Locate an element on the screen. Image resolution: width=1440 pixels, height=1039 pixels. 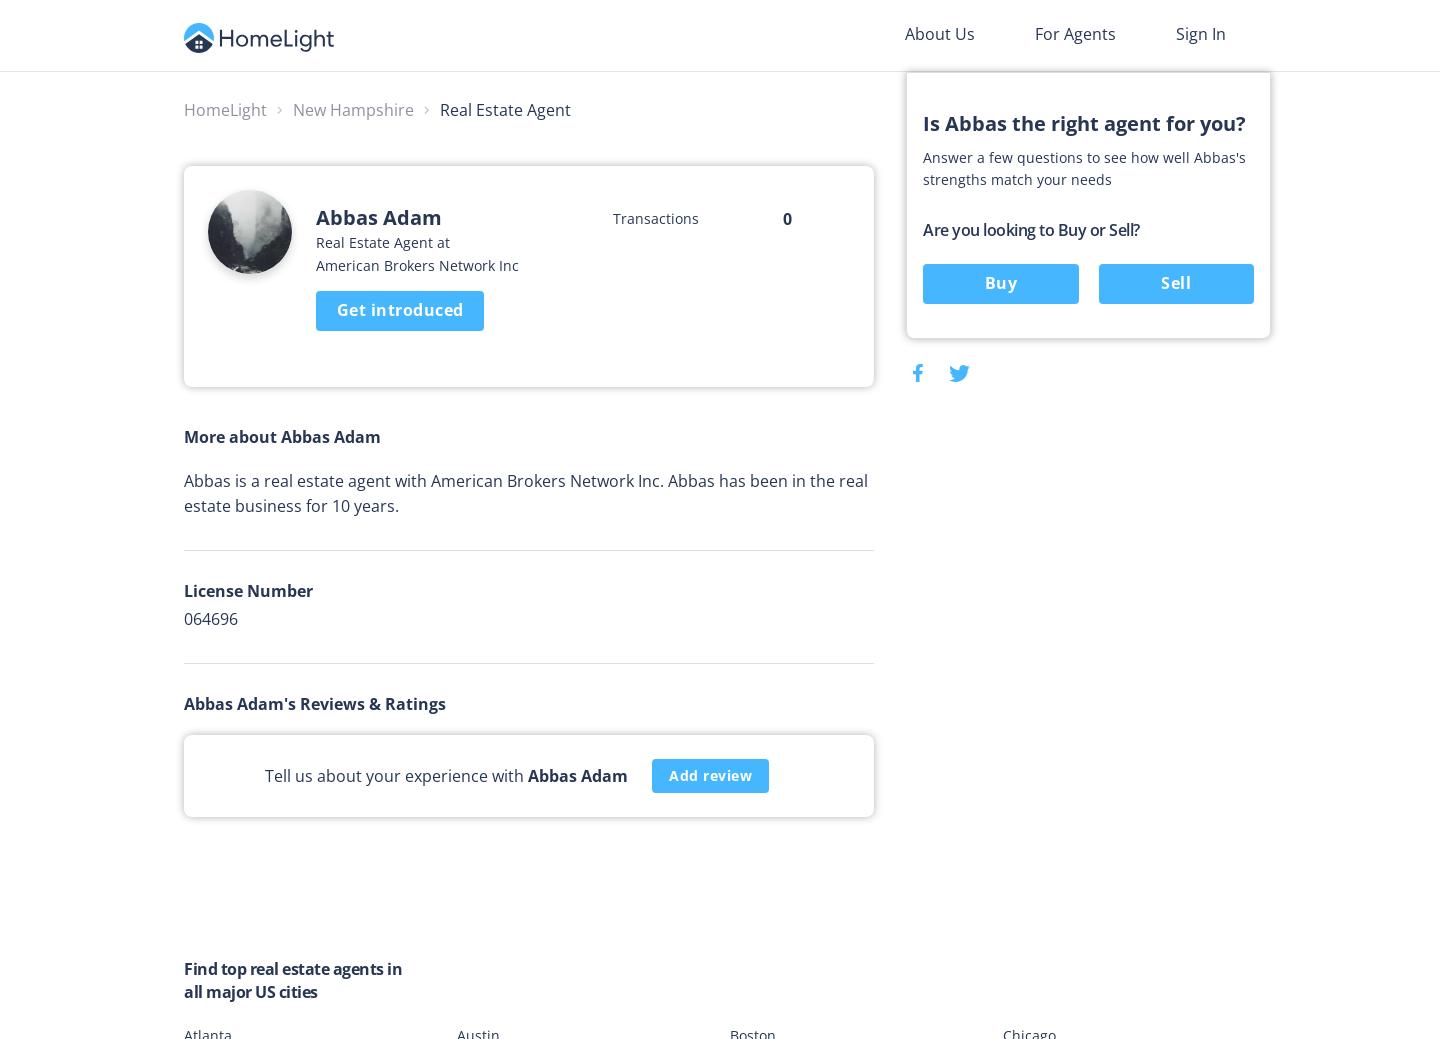
'Buy' is located at coordinates (999, 281).